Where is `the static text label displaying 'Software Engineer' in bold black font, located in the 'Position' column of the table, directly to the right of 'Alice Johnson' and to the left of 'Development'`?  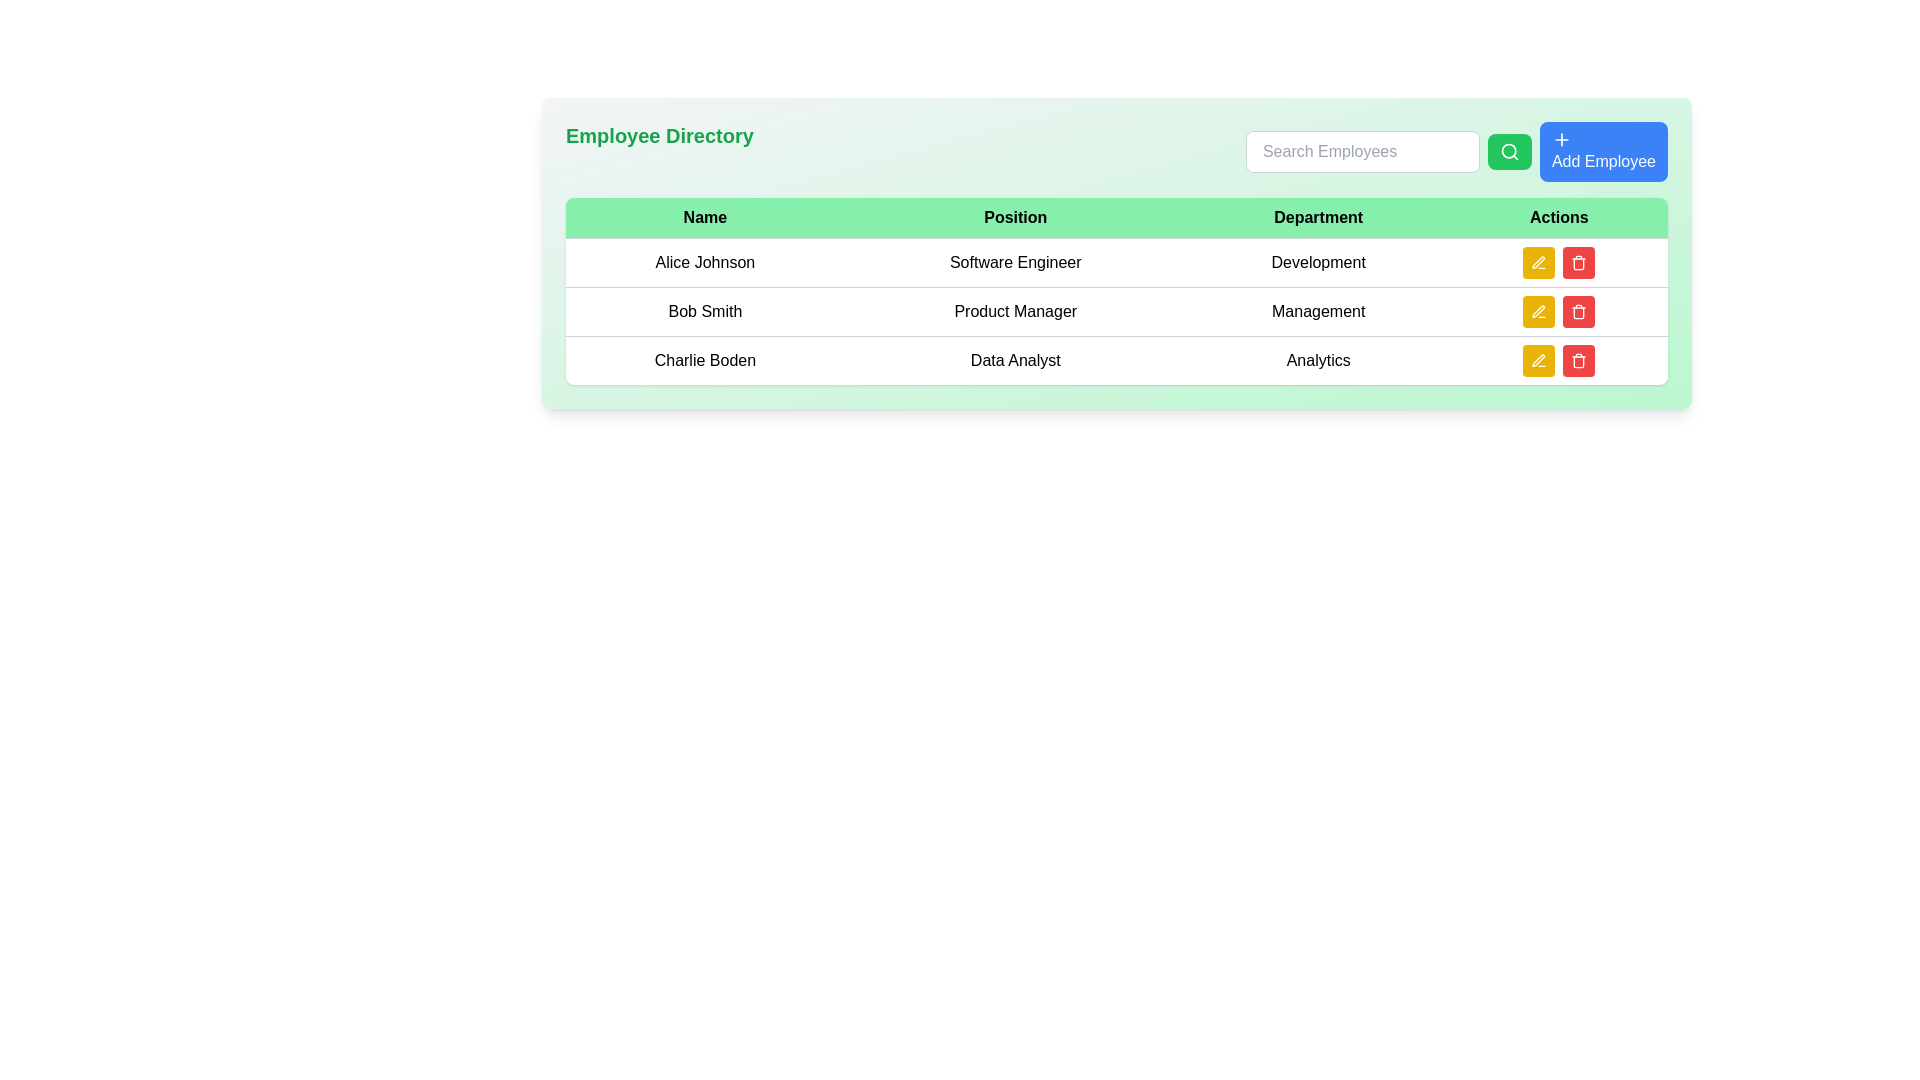
the static text label displaying 'Software Engineer' in bold black font, located in the 'Position' column of the table, directly to the right of 'Alice Johnson' and to the left of 'Development' is located at coordinates (1015, 261).